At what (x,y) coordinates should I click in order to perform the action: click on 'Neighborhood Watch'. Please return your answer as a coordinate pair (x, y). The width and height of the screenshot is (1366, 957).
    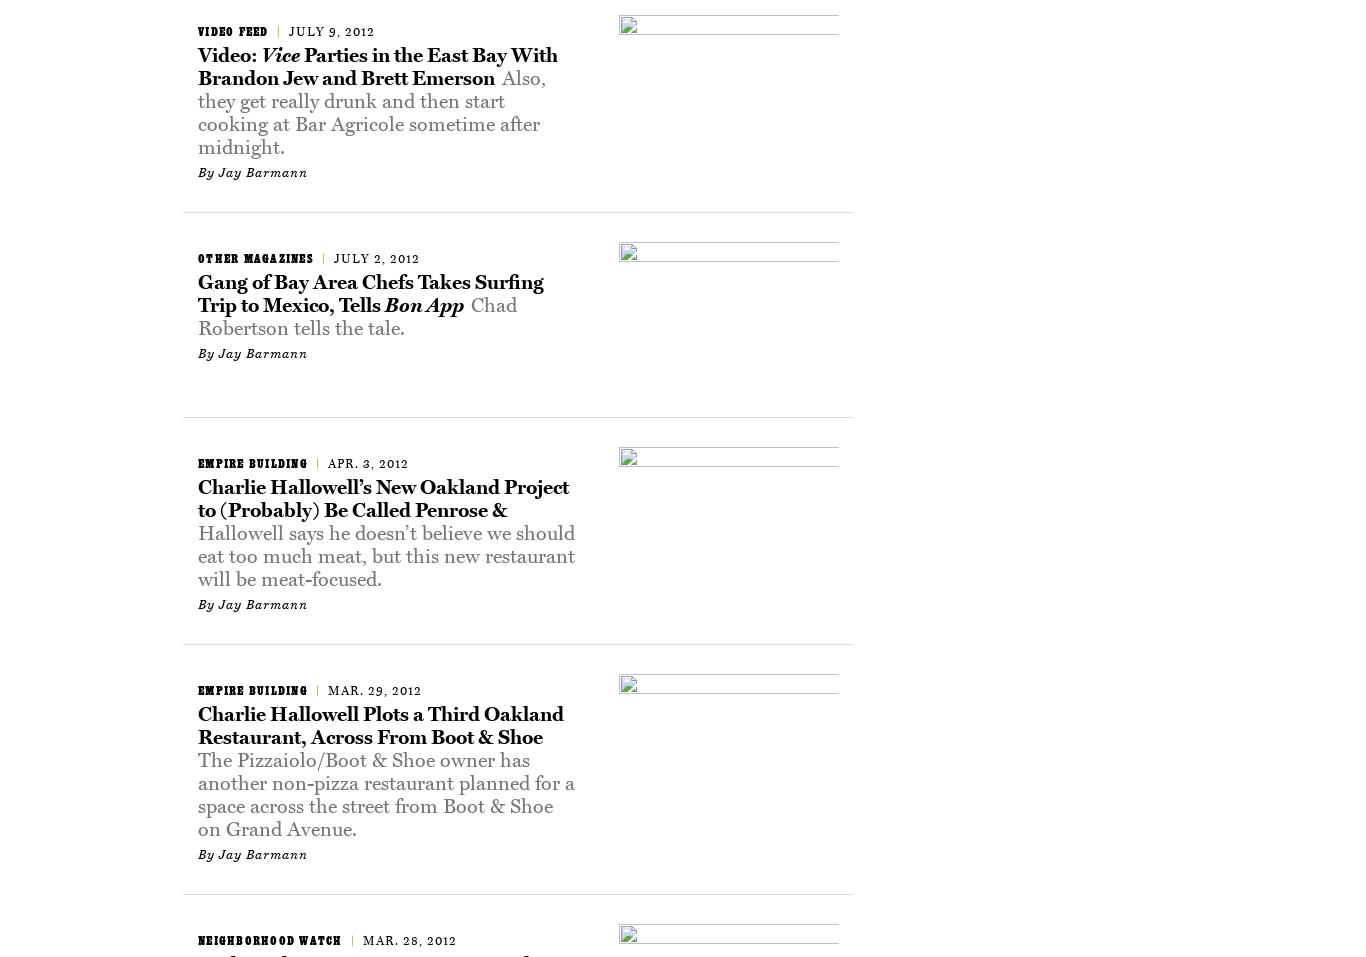
    Looking at the image, I should click on (196, 939).